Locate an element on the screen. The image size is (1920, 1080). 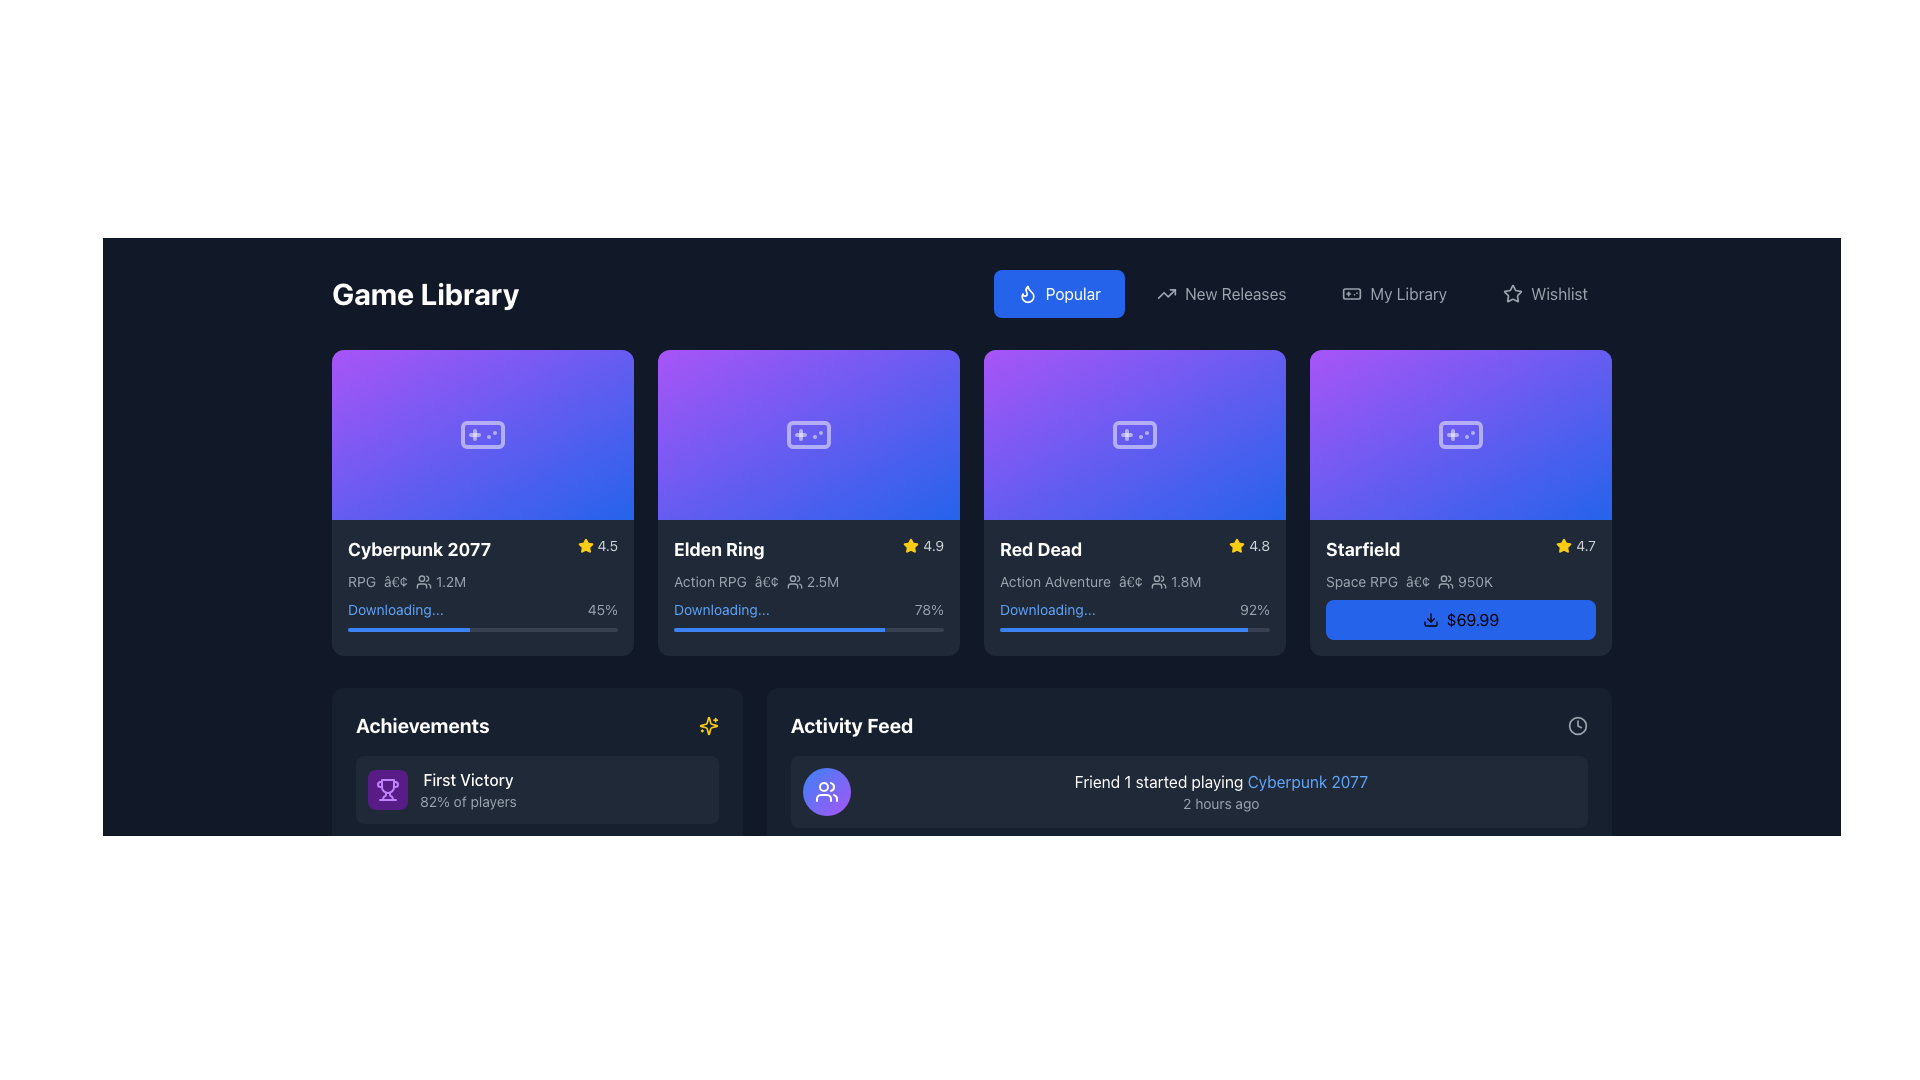
the star-shaped icon in the top-right navigation bar, which symbolizes favorite or starred items, located to the left of the 'Wishlist' text label is located at coordinates (1513, 293).